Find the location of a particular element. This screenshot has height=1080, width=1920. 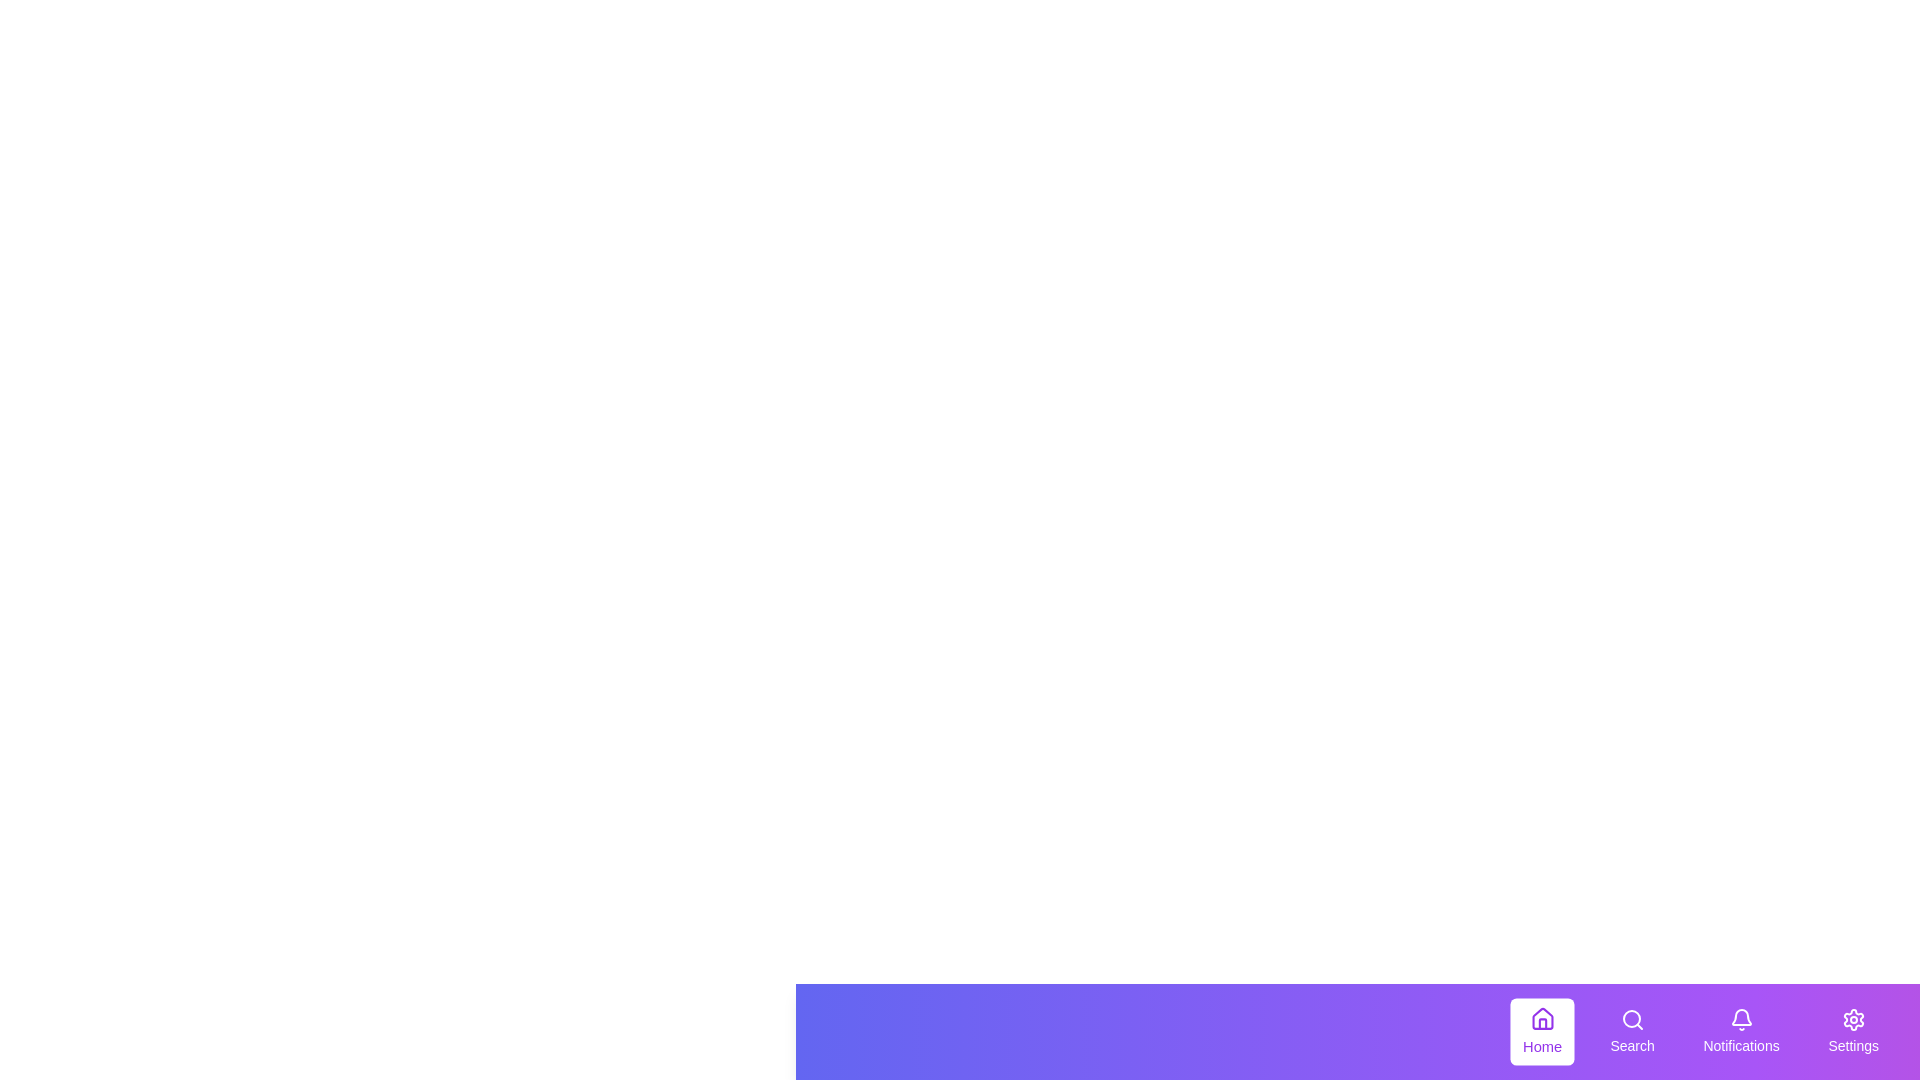

the Home tab to switch to its view is located at coordinates (1541, 1032).